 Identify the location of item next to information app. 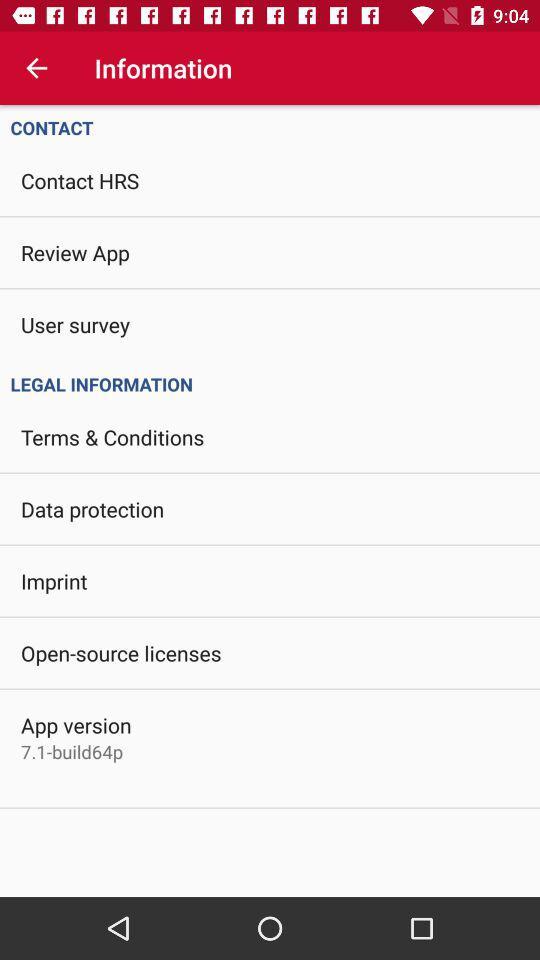
(36, 68).